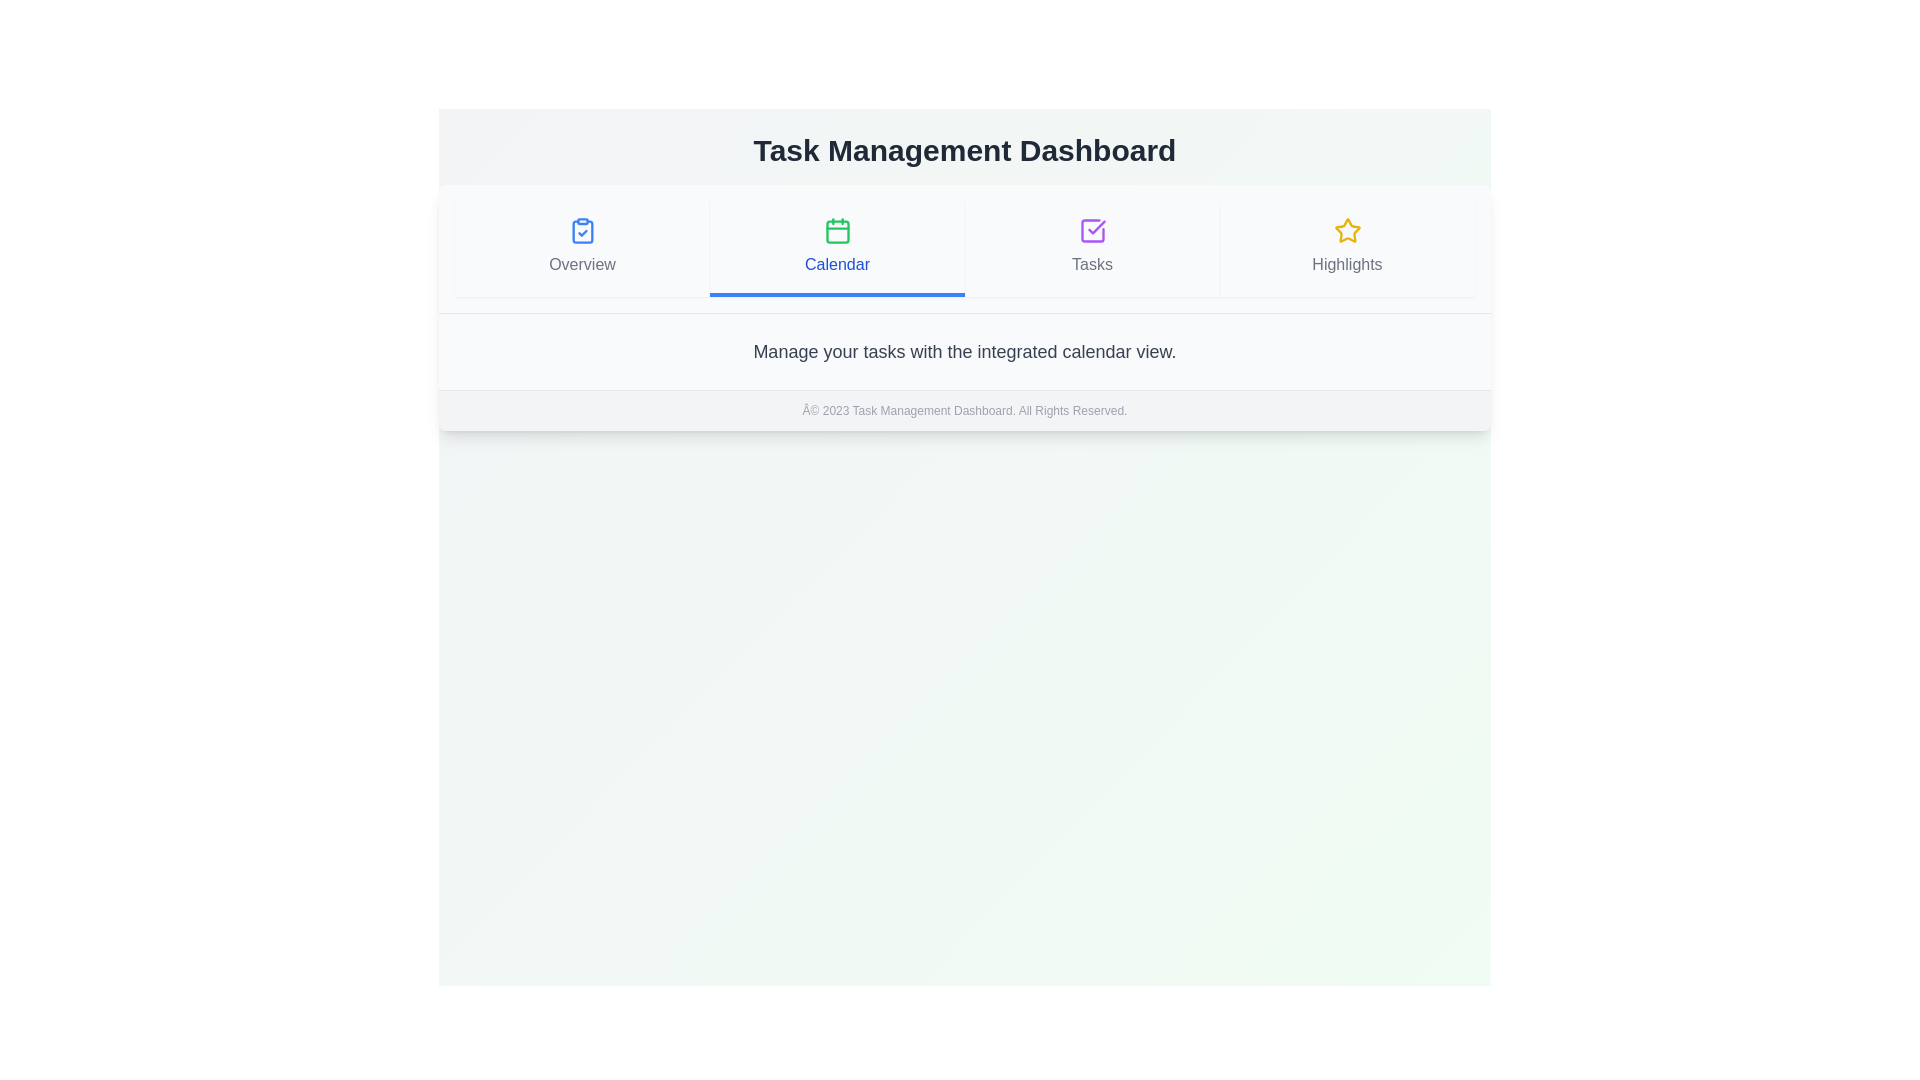 This screenshot has width=1920, height=1080. What do you see at coordinates (837, 230) in the screenshot?
I see `the Calendar Icon located in the center of the Calendar section, which is the second segment of the horizontal navigation bar, directly below 'Task Management Dashboard'` at bounding box center [837, 230].